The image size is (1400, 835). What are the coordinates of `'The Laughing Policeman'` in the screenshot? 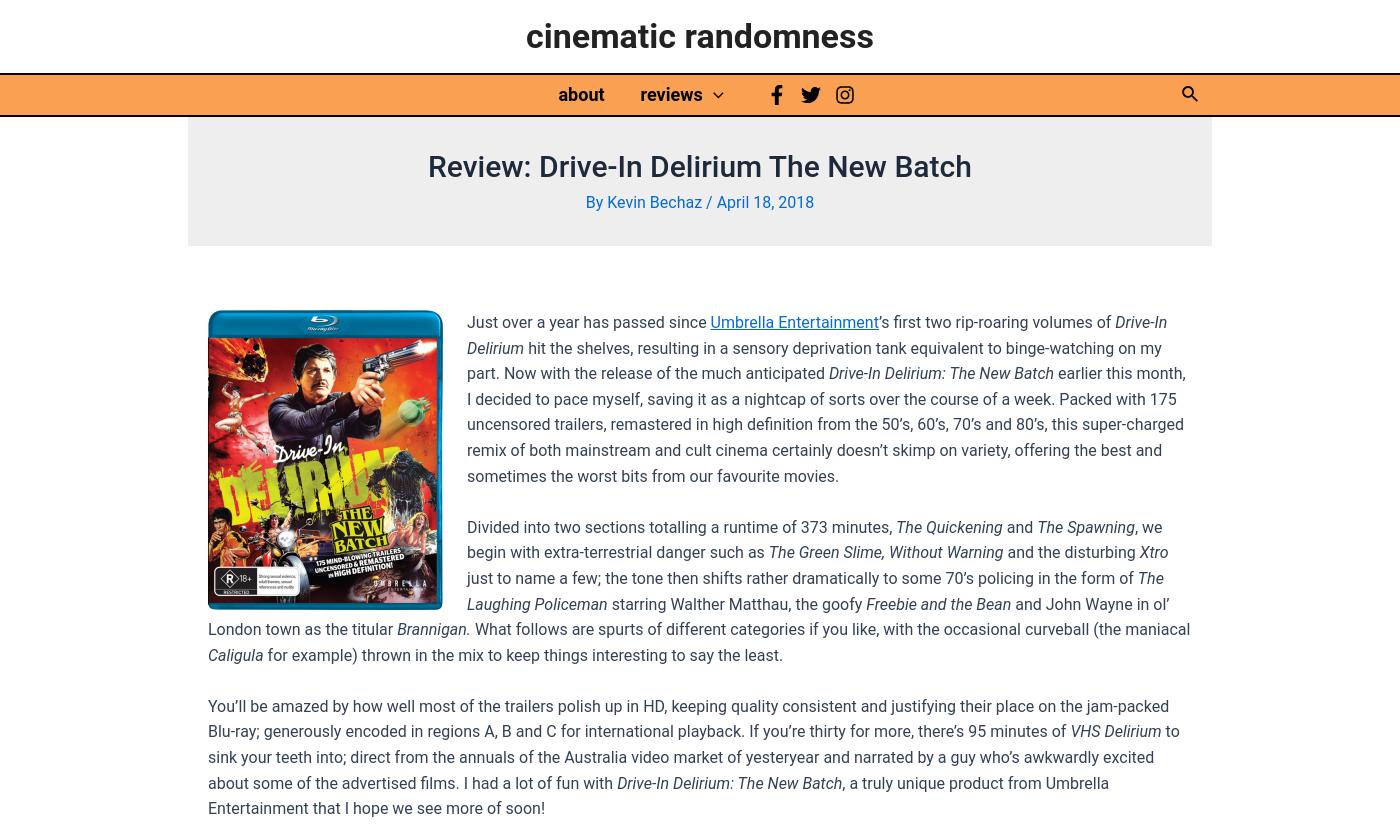 It's located at (814, 589).